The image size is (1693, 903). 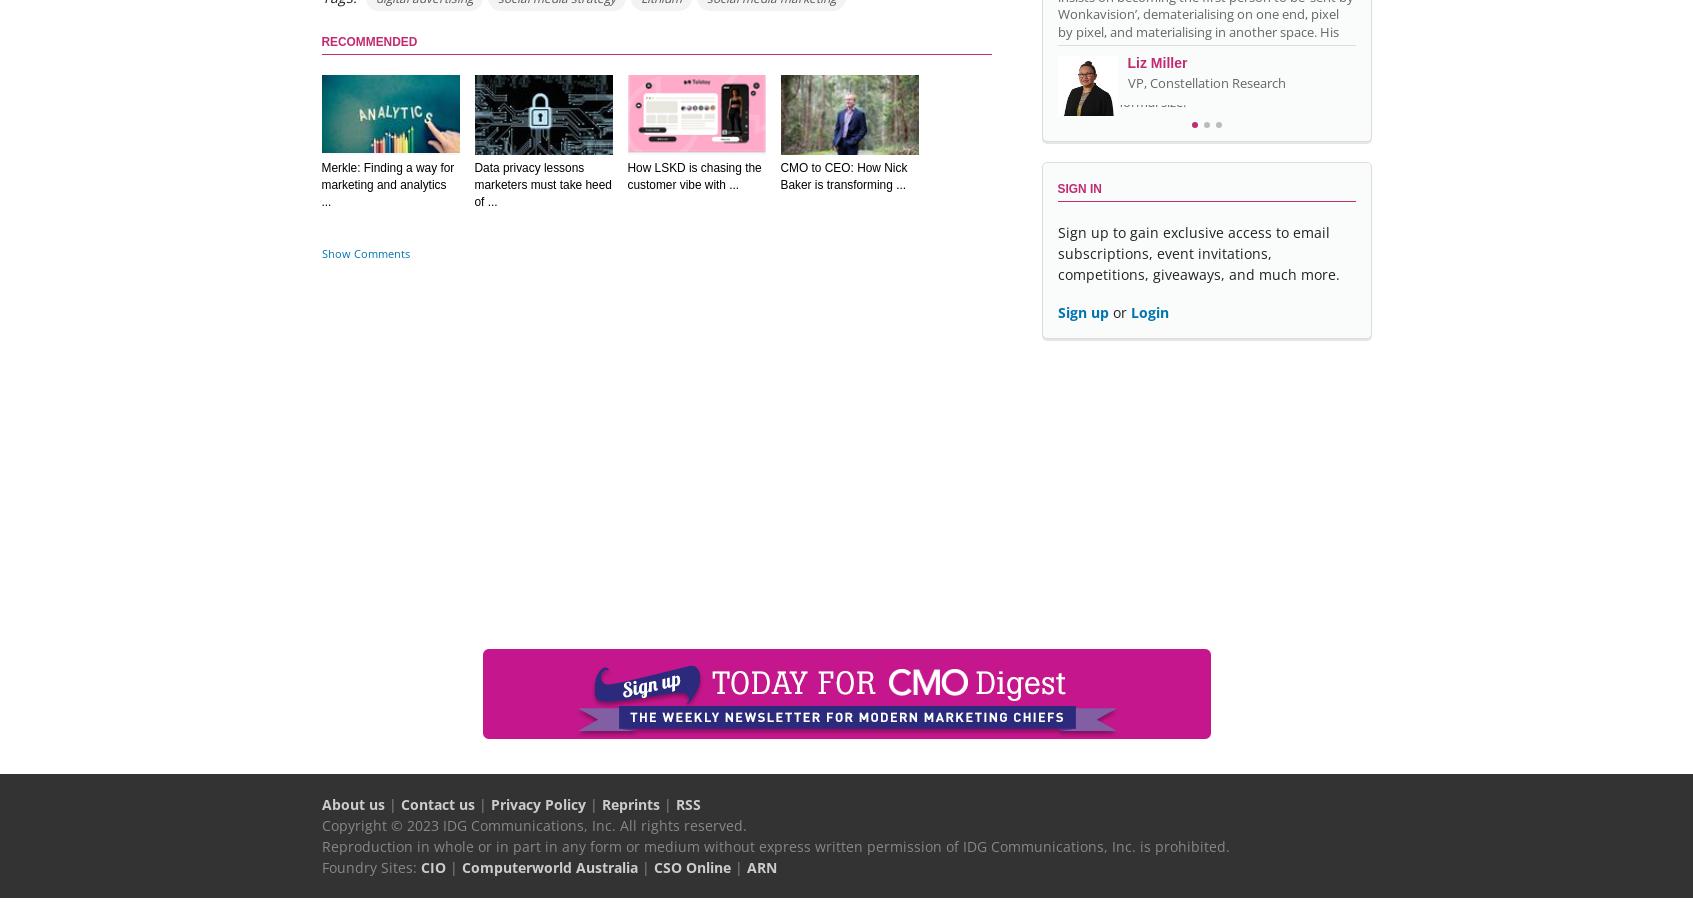 What do you see at coordinates (629, 803) in the screenshot?
I see `'Reprints'` at bounding box center [629, 803].